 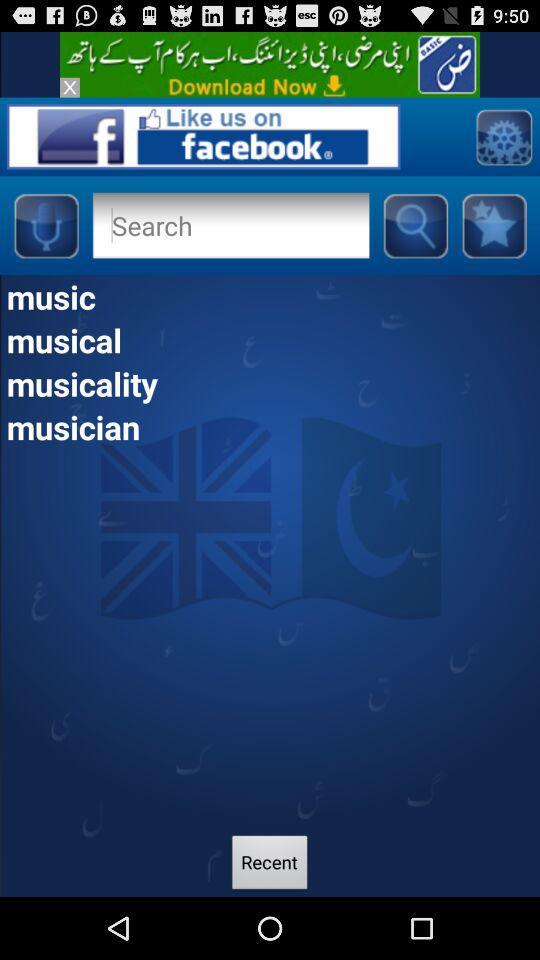 I want to click on advertisement for some app to download, so click(x=270, y=64).